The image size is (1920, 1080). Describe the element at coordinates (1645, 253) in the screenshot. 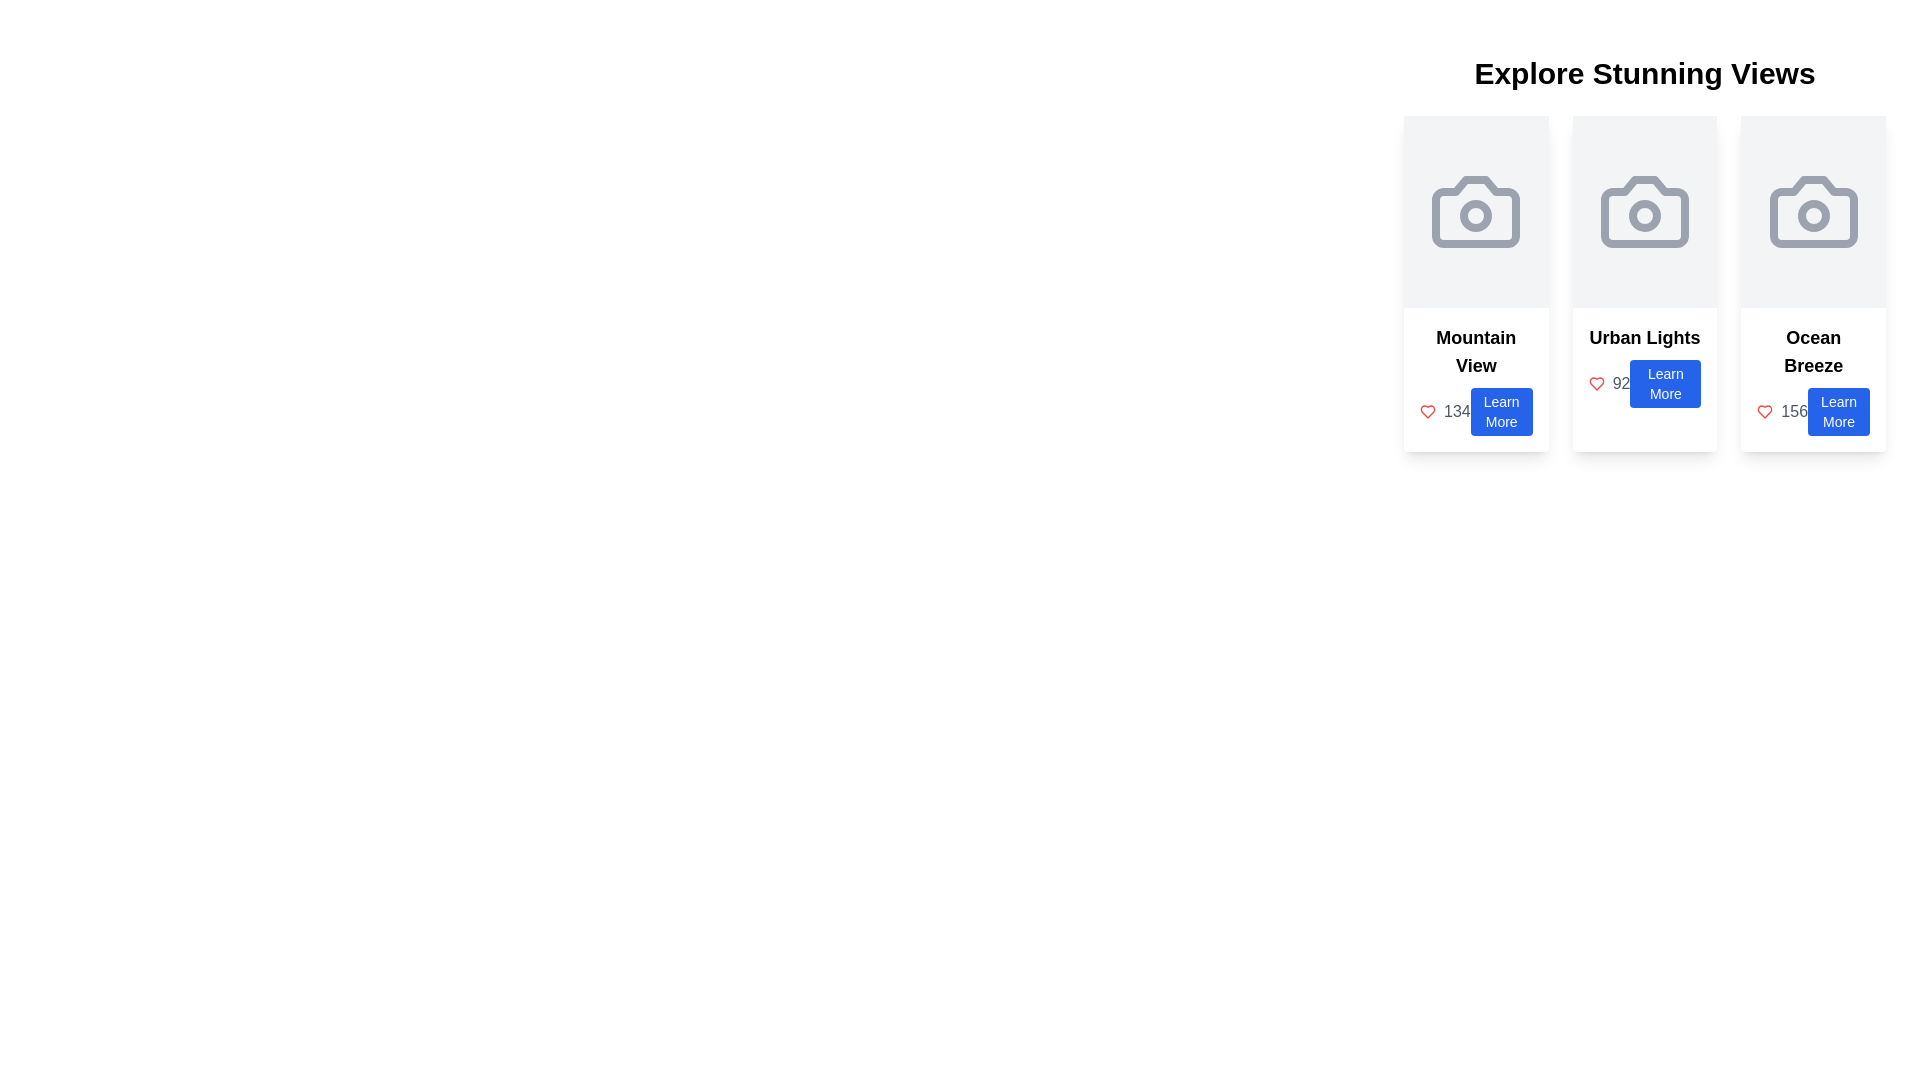

I see `the 'Urban Lights' card which is the second item in a horizontally aligned set of three cards to possibly reveal more details` at that location.